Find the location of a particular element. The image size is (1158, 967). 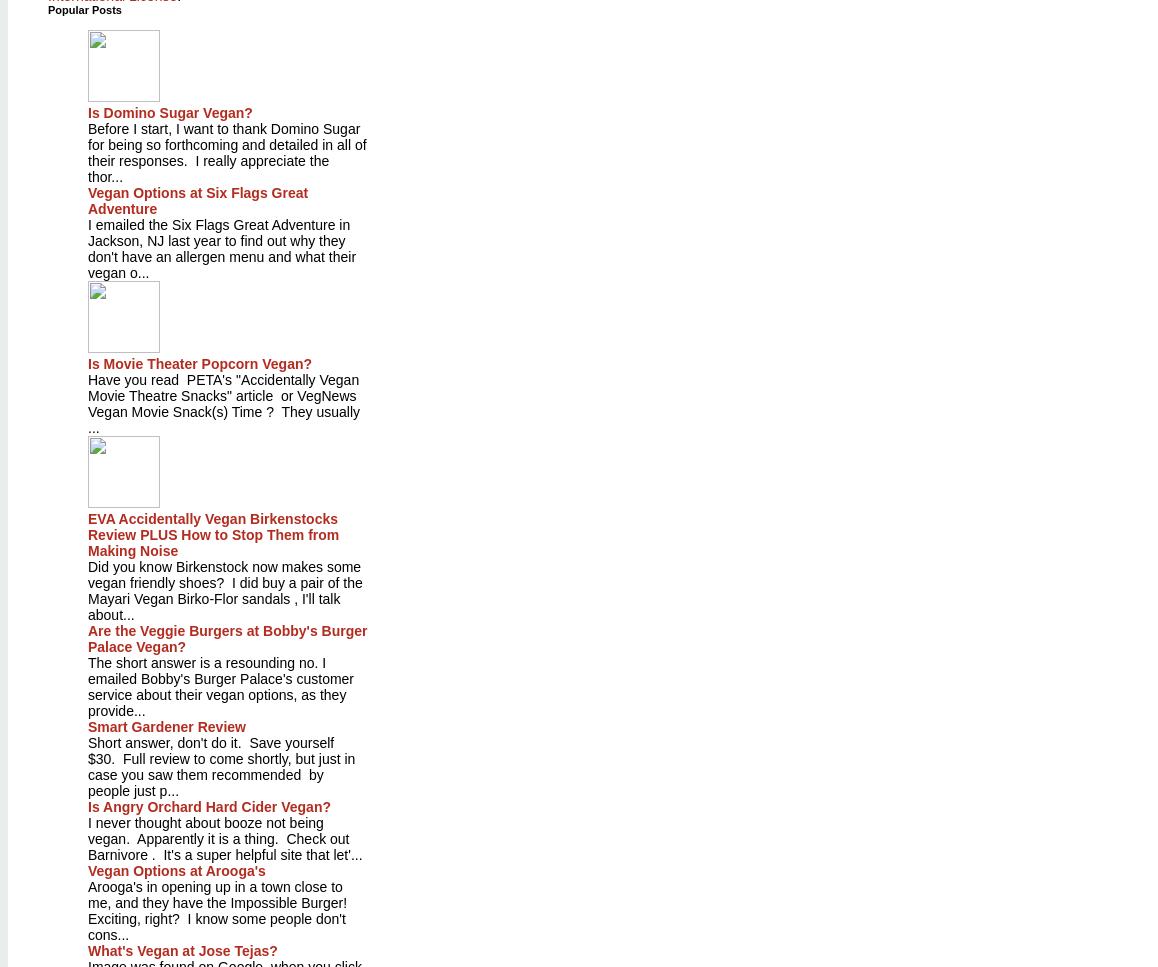

'Short answer, don't do it.  Save yourself $30.  Full review to come shortly, but just in case you saw them recommended  by people just p...' is located at coordinates (221, 765).